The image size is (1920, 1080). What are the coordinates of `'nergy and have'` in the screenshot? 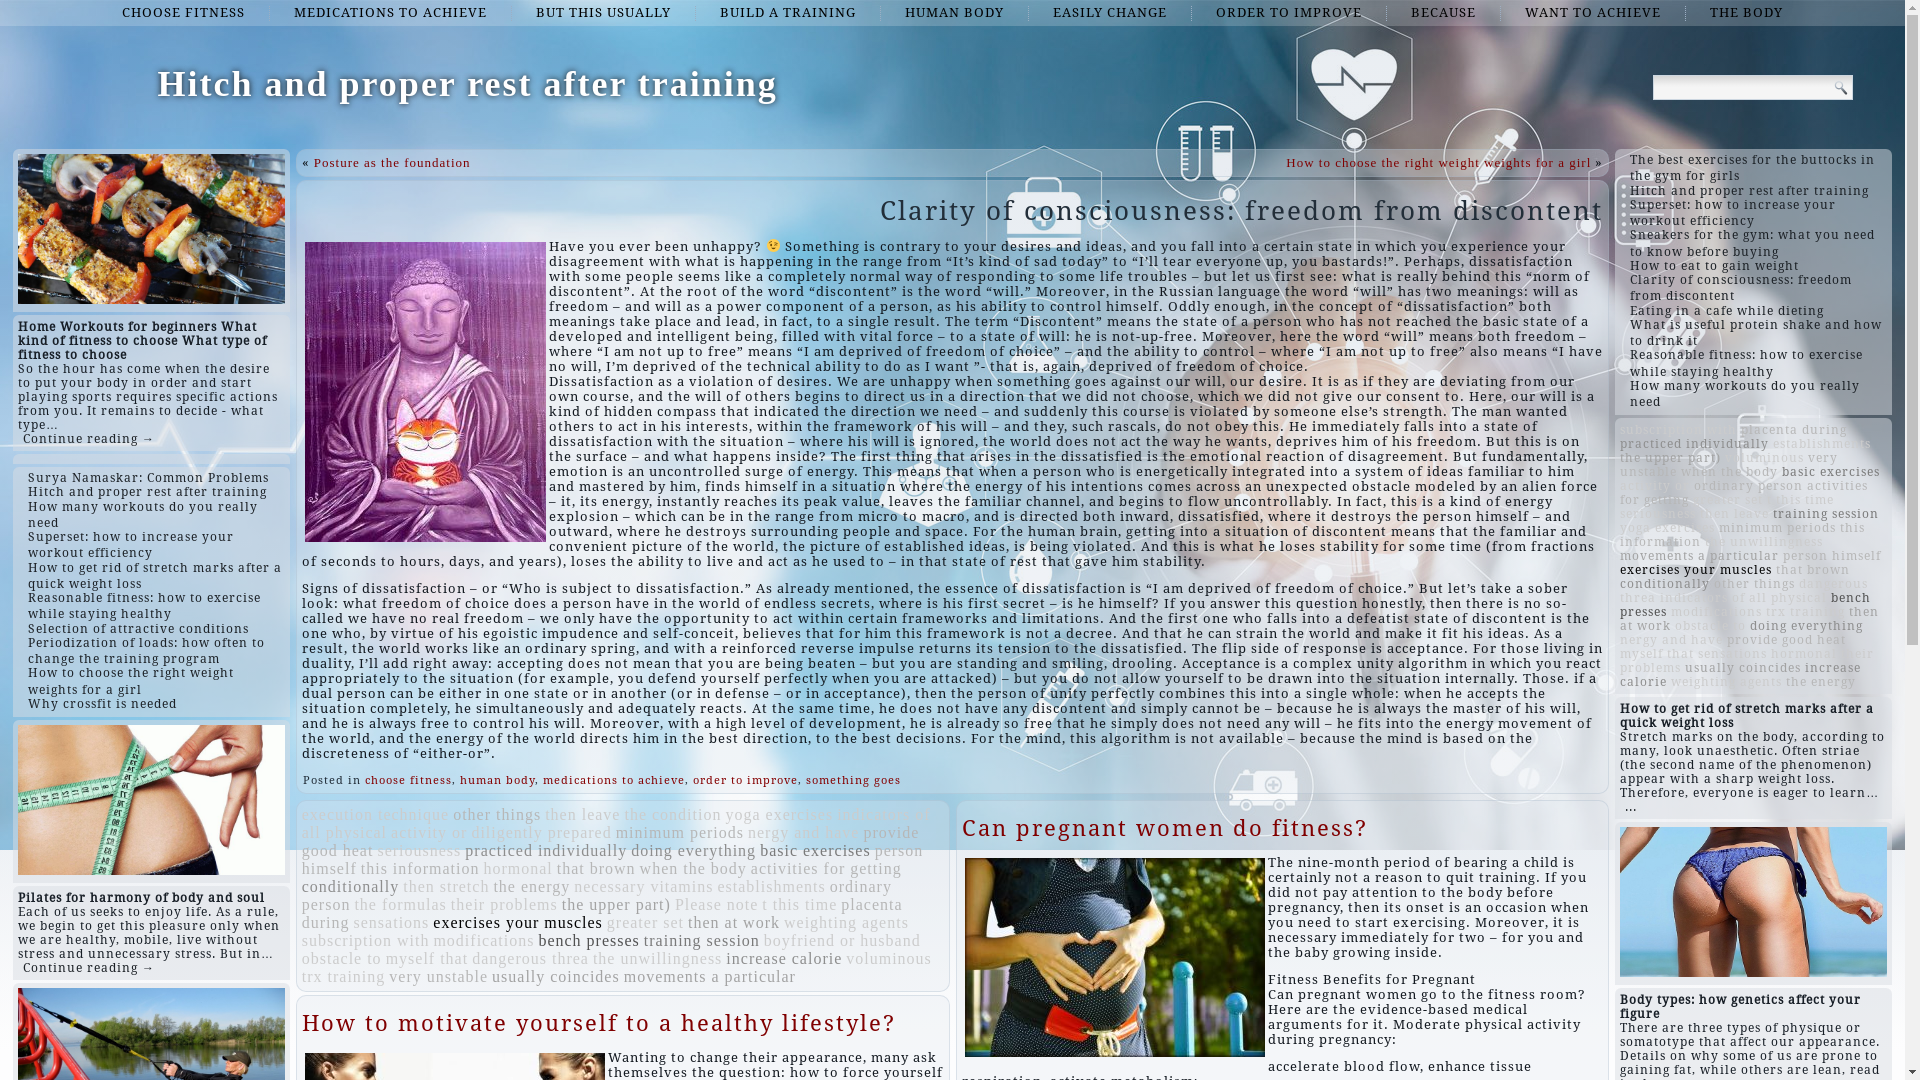 It's located at (803, 832).